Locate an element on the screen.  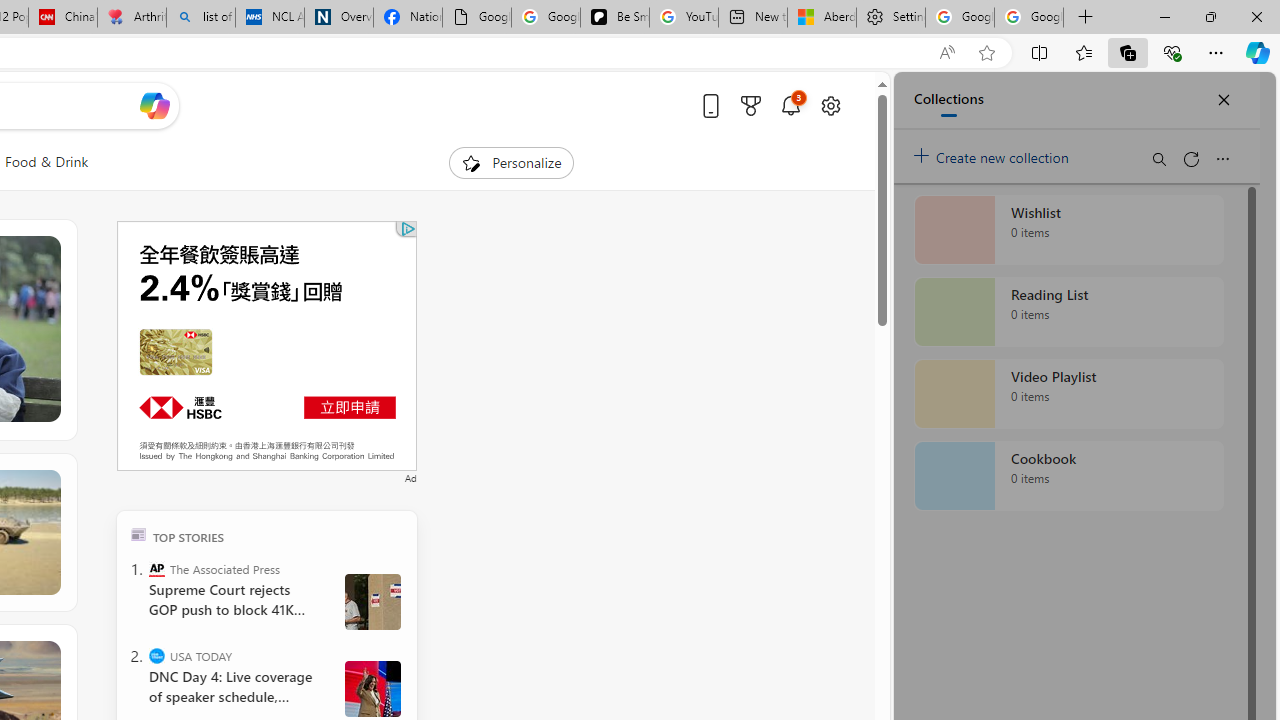
'list of asthma inhalers uk - Search' is located at coordinates (200, 17).